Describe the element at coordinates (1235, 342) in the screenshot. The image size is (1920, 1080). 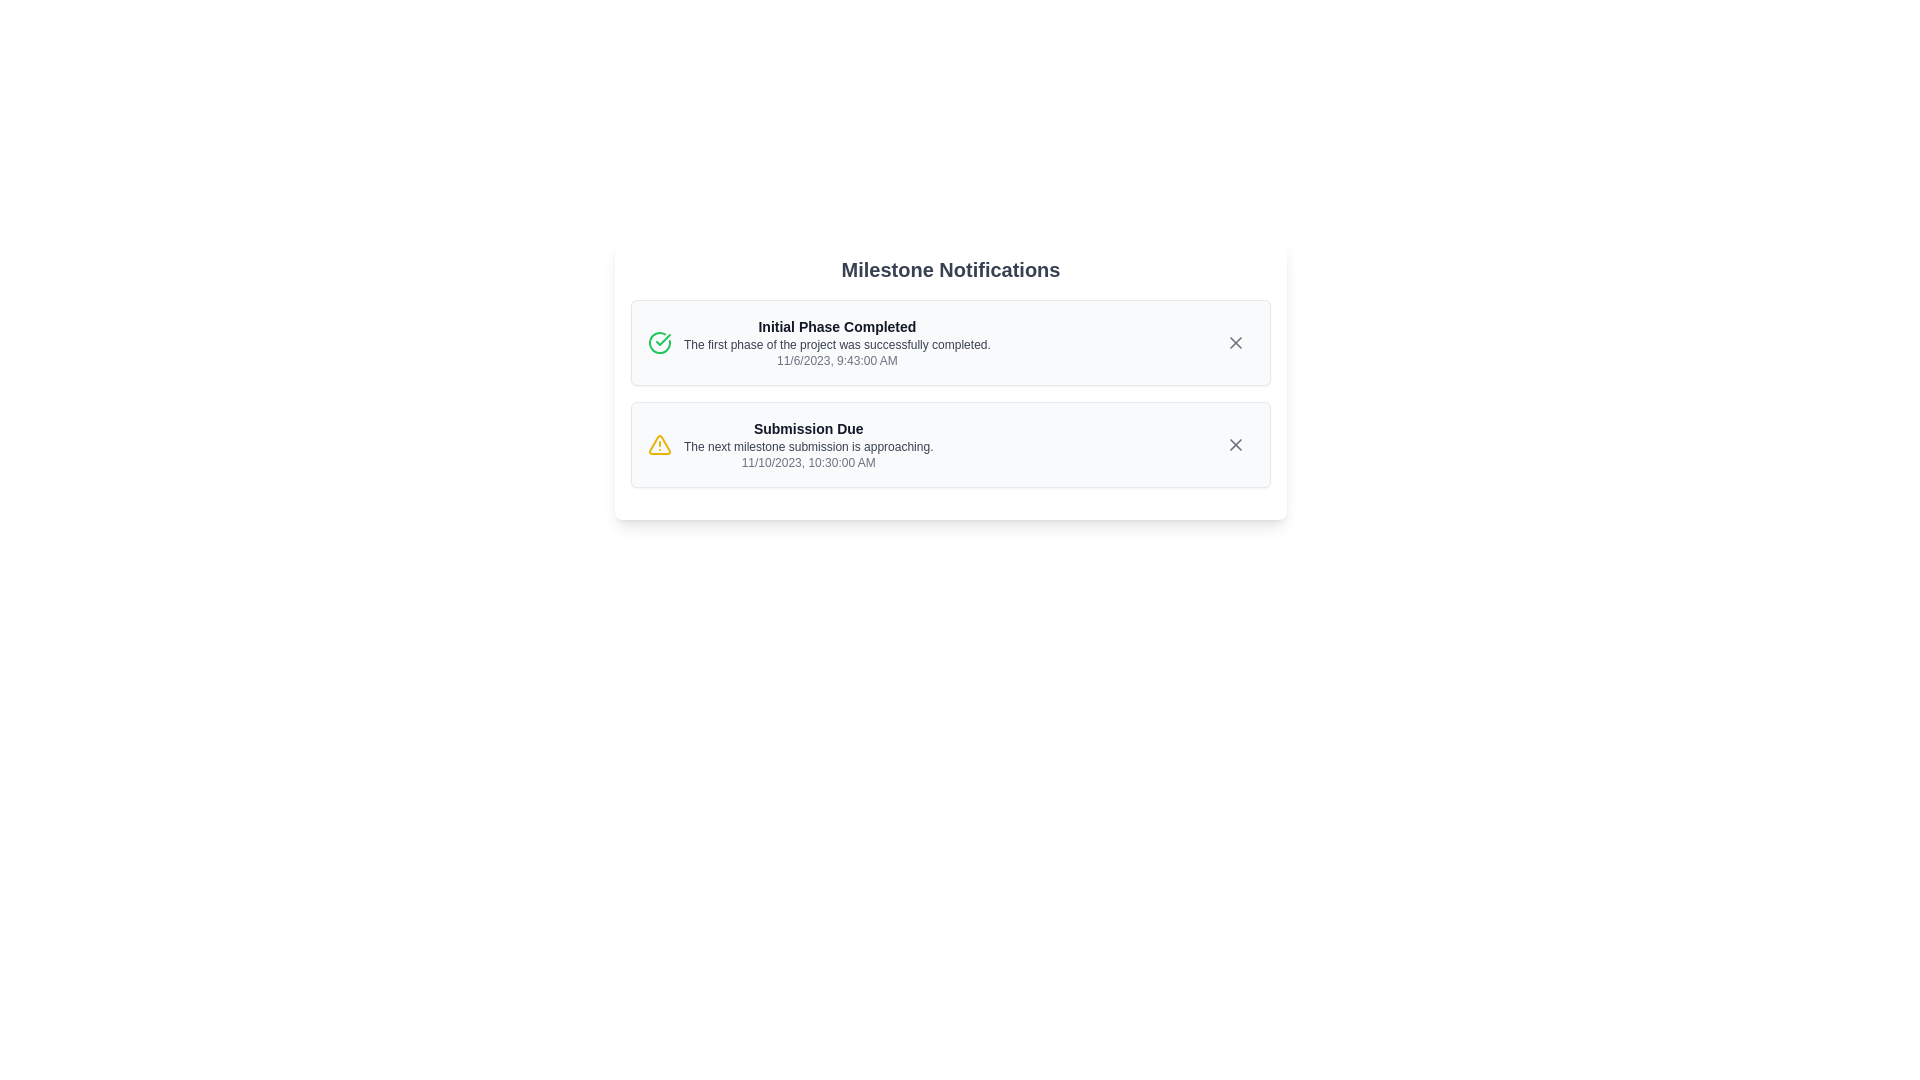
I see `close button for the milestone 1` at that location.